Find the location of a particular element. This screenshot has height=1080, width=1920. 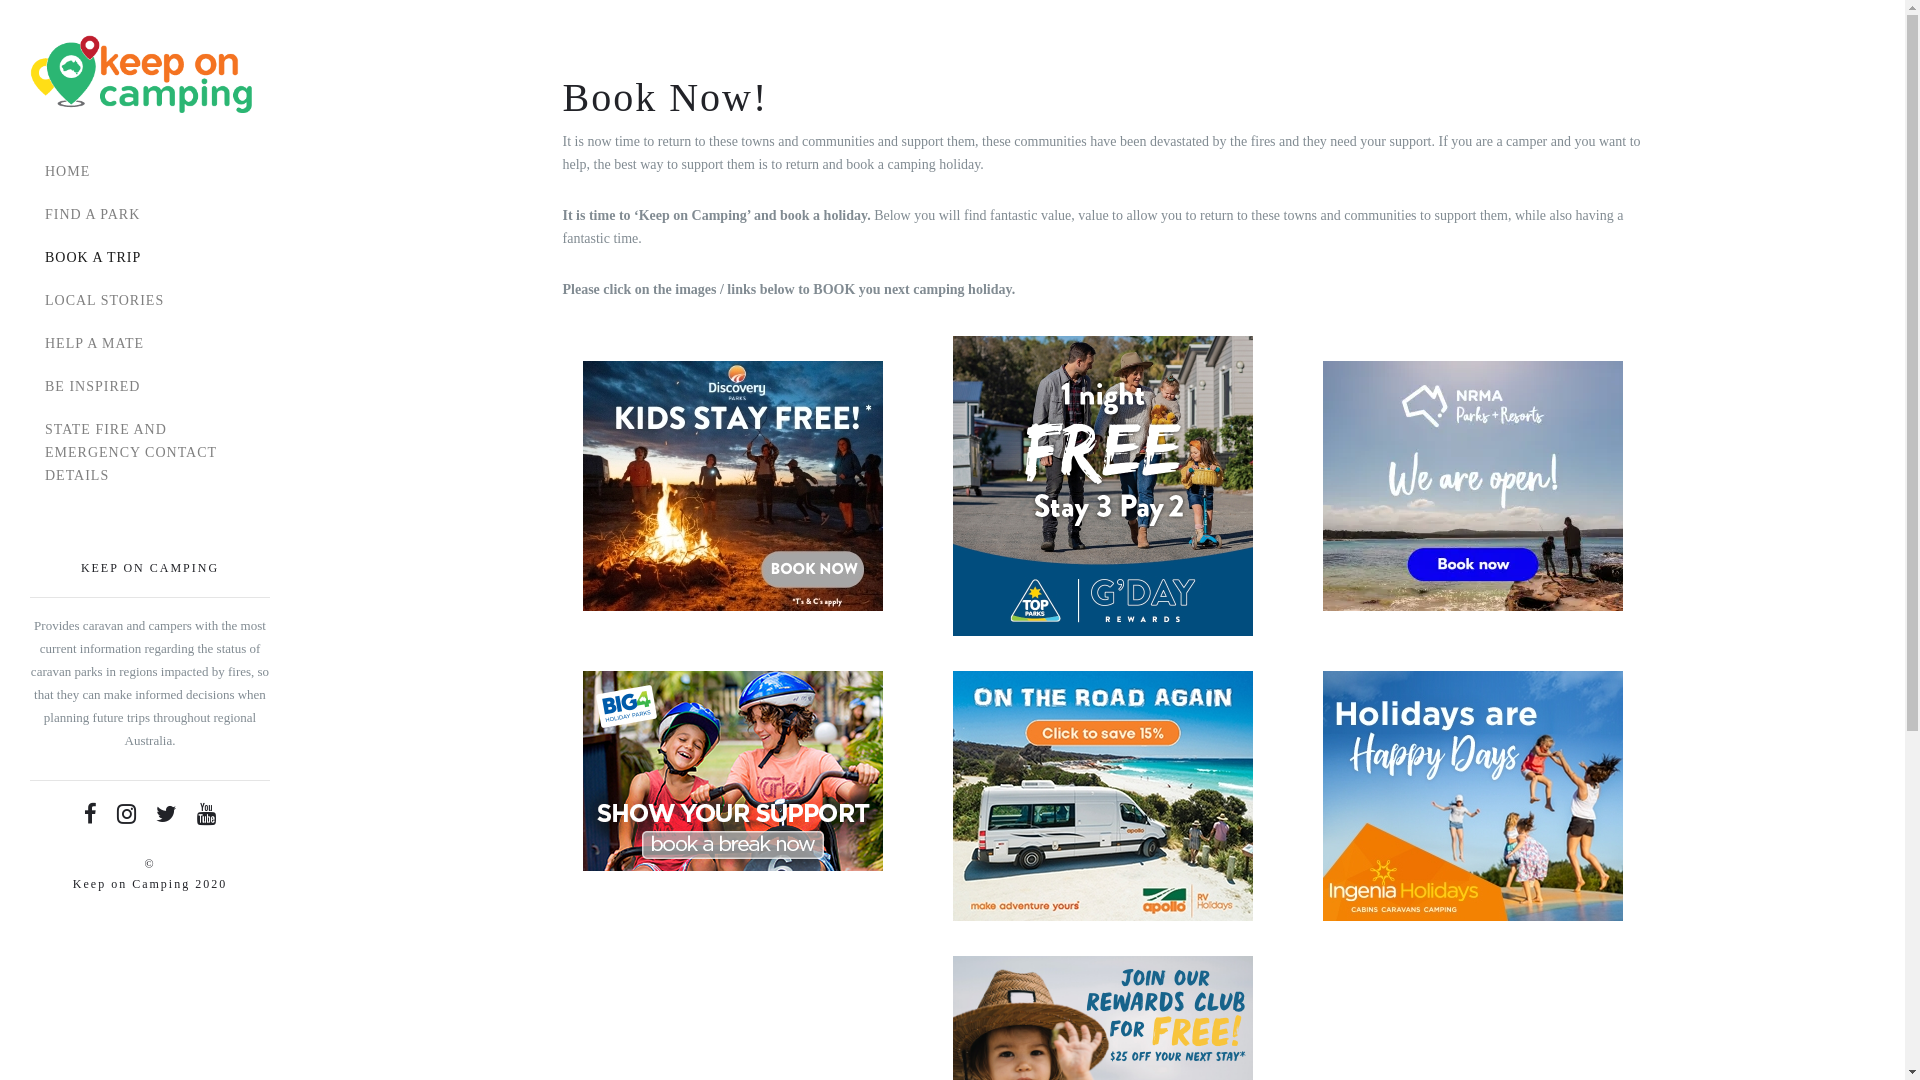

'FIND A PARK' is located at coordinates (148, 214).